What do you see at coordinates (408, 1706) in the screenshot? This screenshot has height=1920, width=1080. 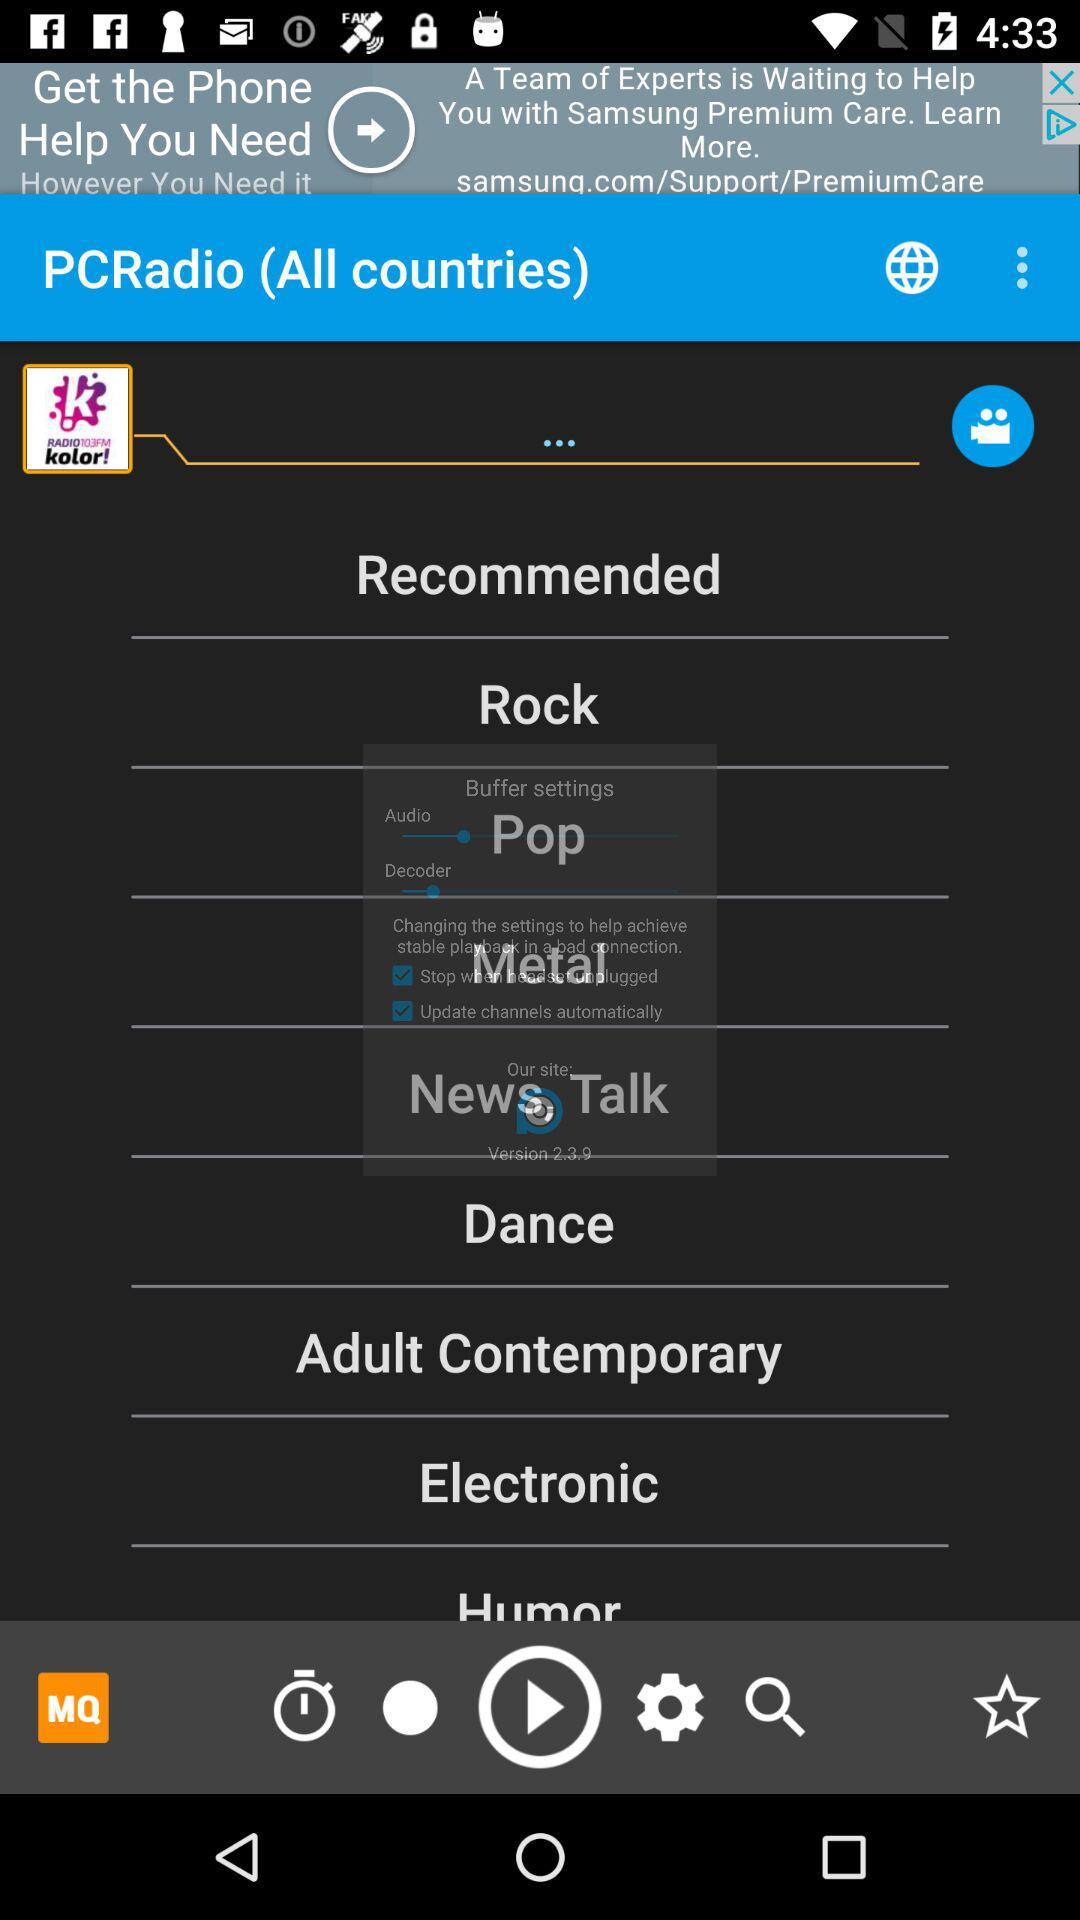 I see `stop music` at bounding box center [408, 1706].